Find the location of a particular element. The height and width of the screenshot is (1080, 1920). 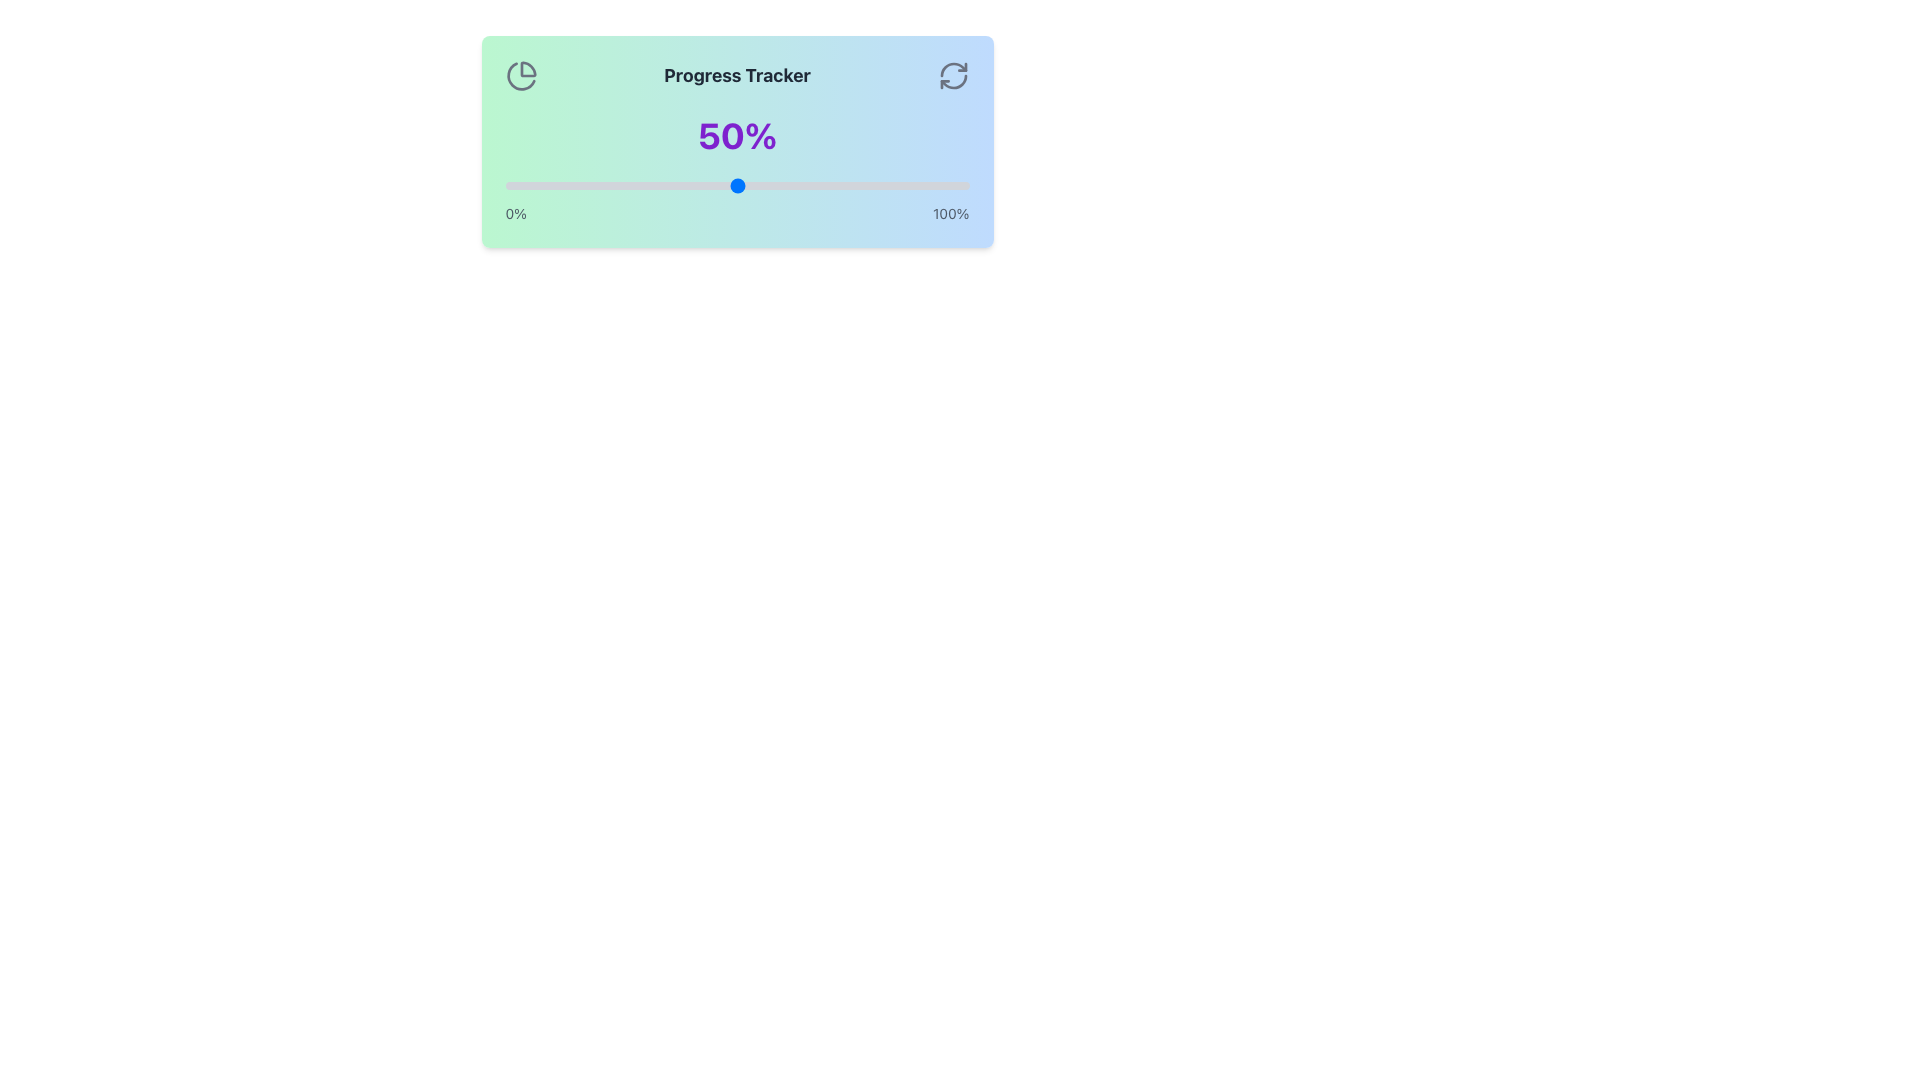

Text Display that shows '50%' in bold purple text, located within a pastel green-to-blue gradient rectangle, centered above a progress bar labeled '0%' and '100%' is located at coordinates (736, 135).